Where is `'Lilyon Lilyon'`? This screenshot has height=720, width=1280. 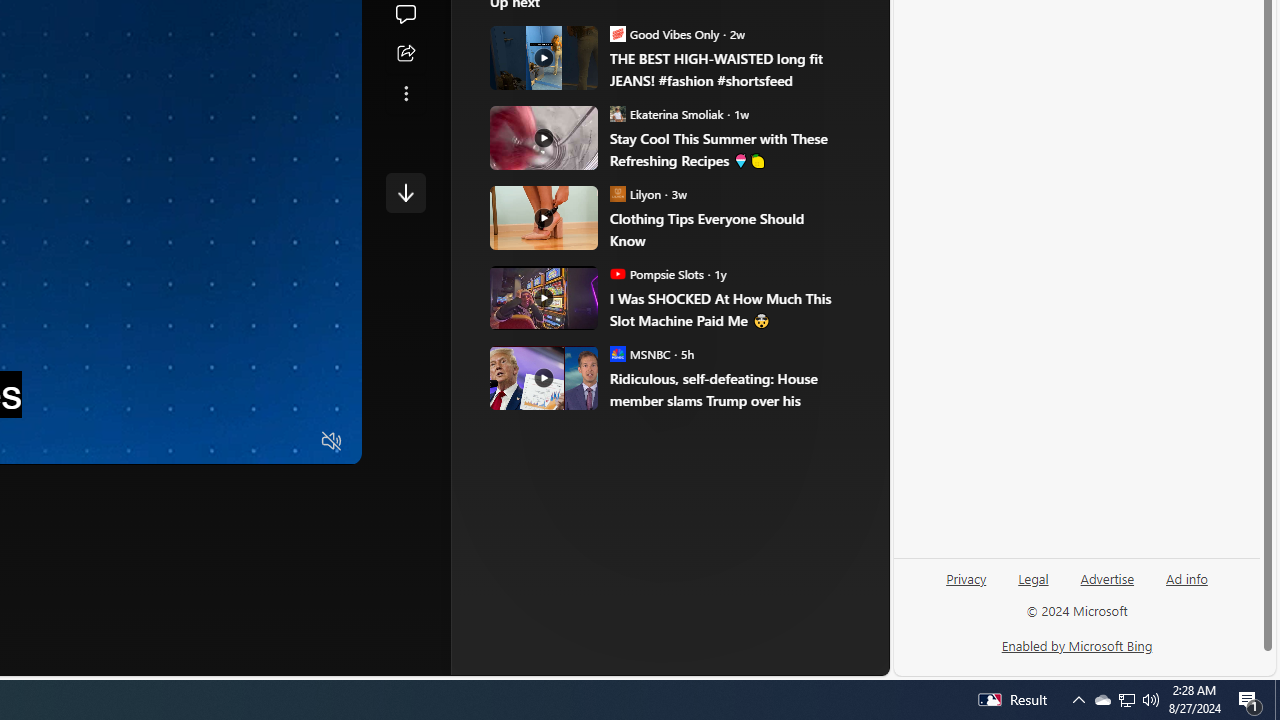 'Lilyon Lilyon' is located at coordinates (635, 194).